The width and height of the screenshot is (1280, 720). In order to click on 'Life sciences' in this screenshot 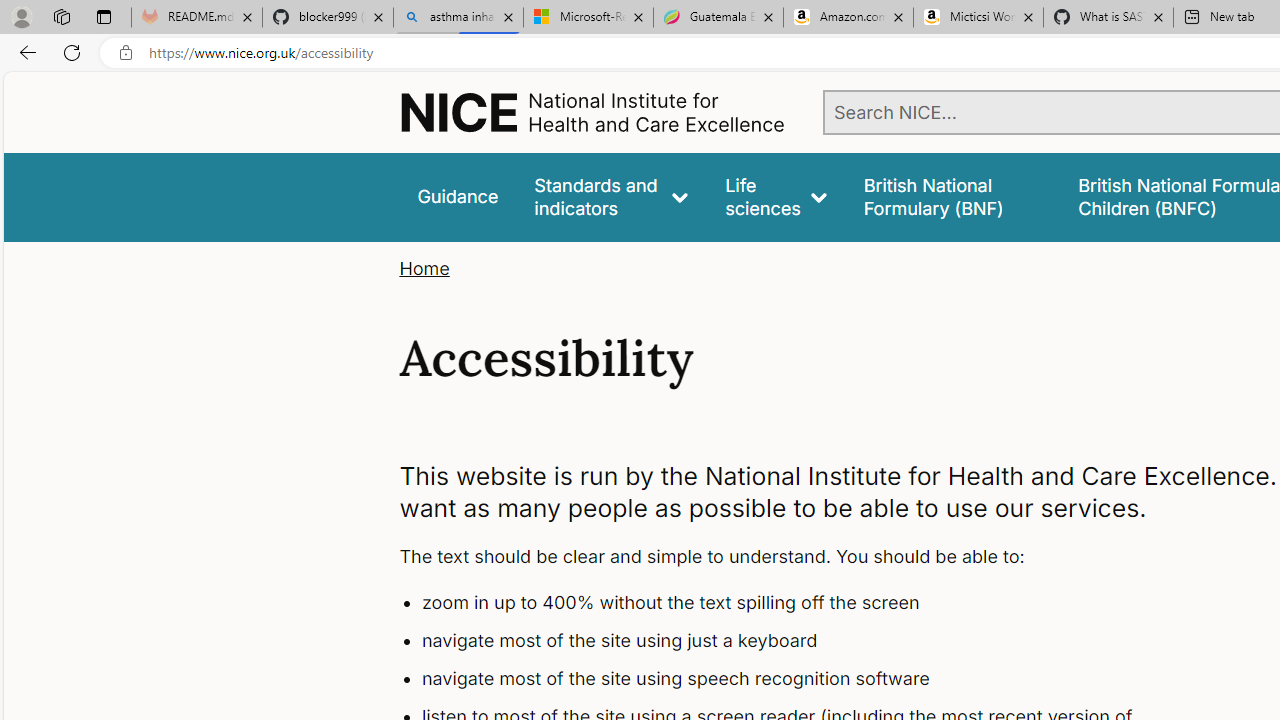, I will do `click(775, 197)`.